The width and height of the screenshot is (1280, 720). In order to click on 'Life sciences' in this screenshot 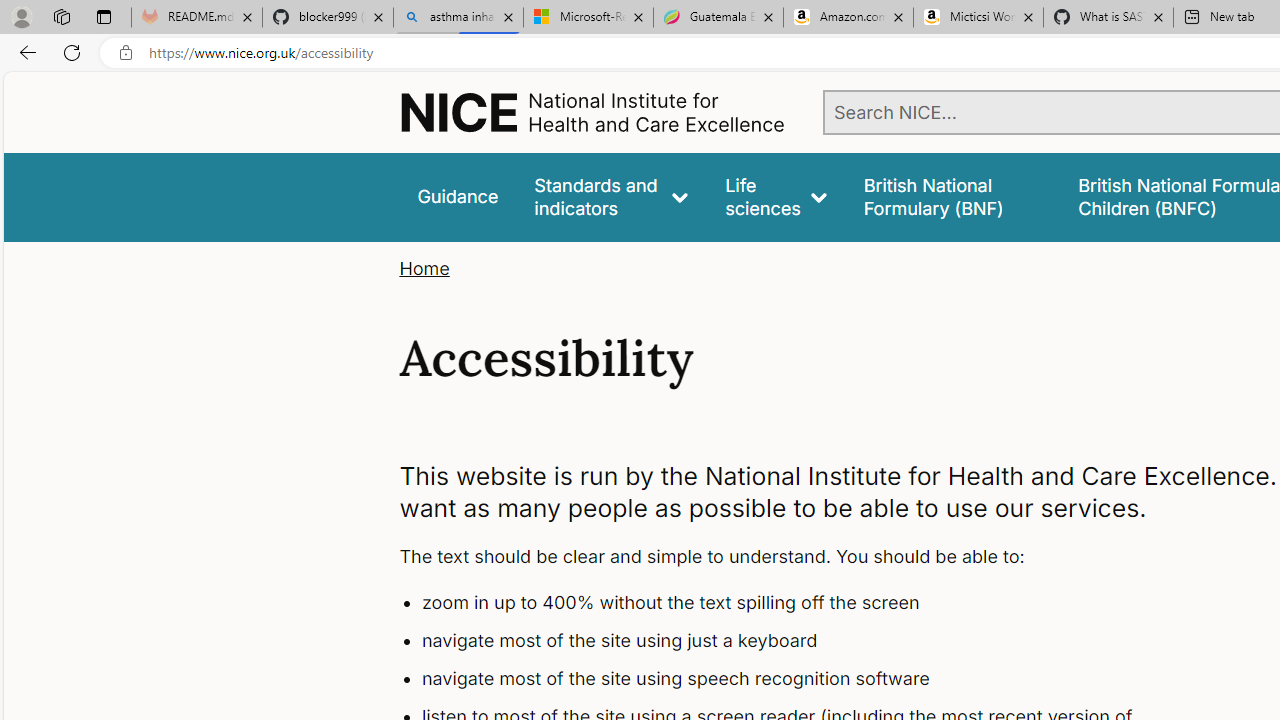, I will do `click(775, 197)`.